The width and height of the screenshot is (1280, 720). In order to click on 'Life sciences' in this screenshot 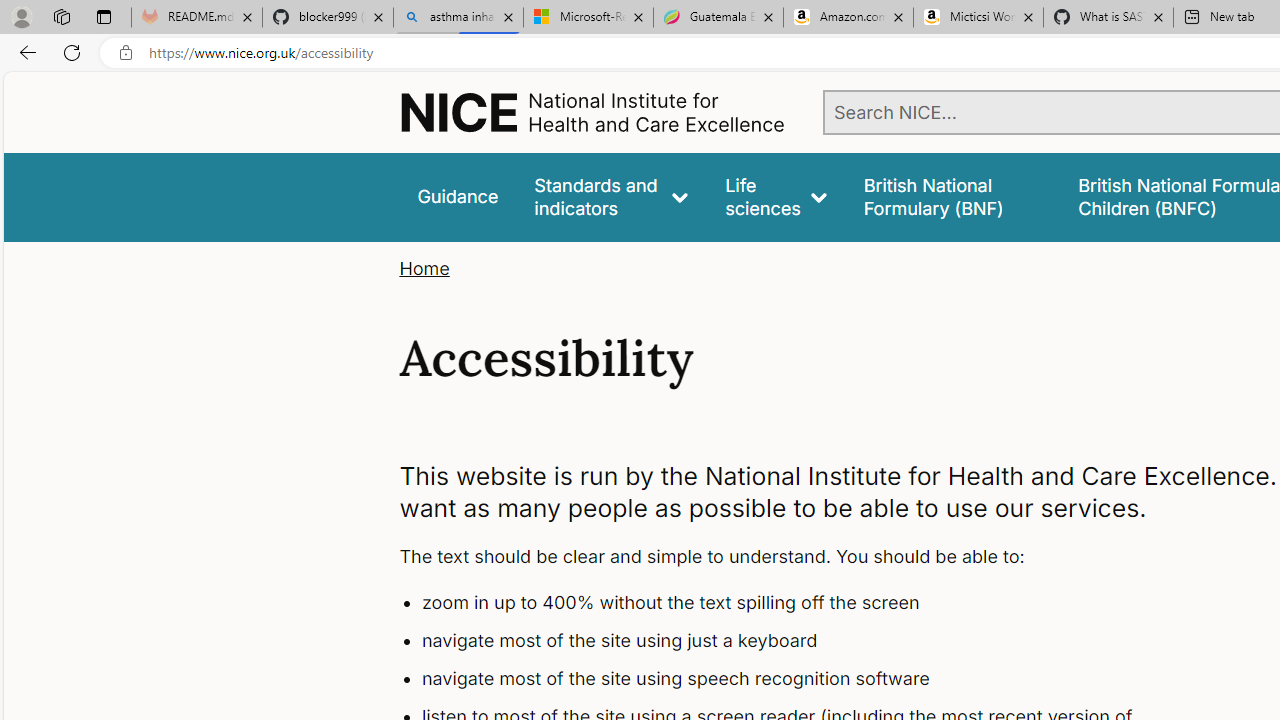, I will do `click(775, 197)`.